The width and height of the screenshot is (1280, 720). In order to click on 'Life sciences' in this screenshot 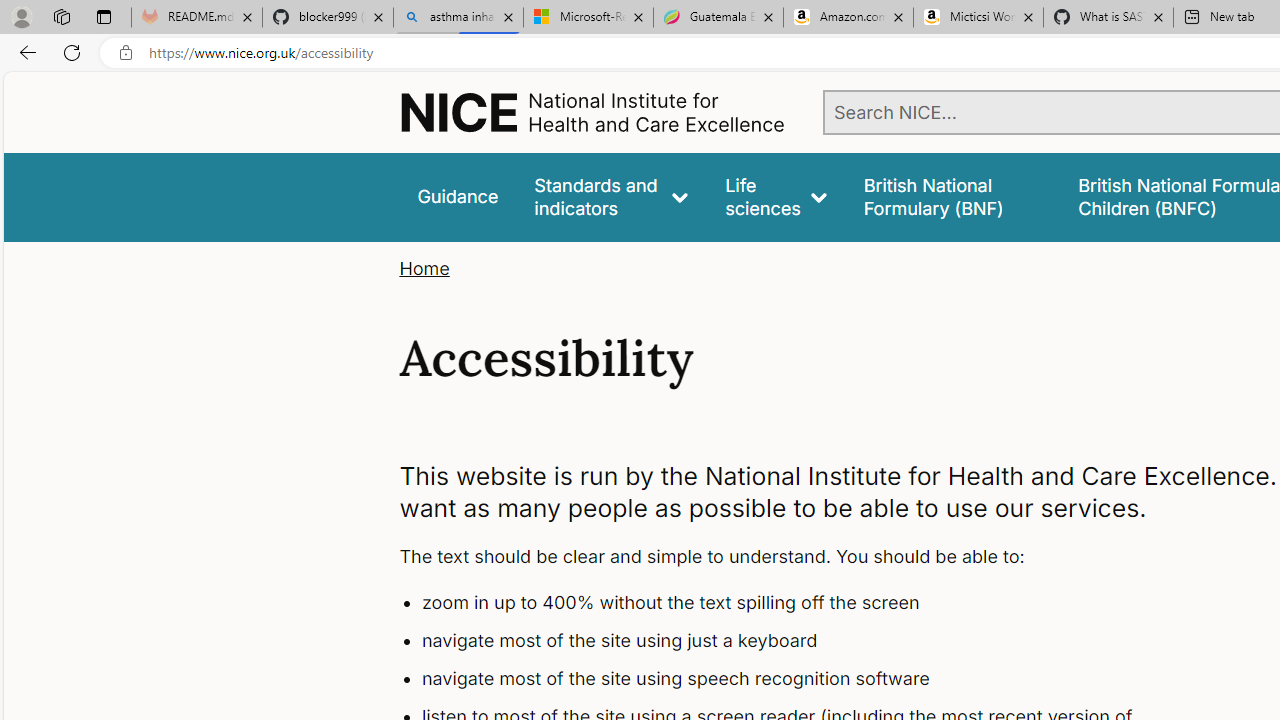, I will do `click(775, 197)`.